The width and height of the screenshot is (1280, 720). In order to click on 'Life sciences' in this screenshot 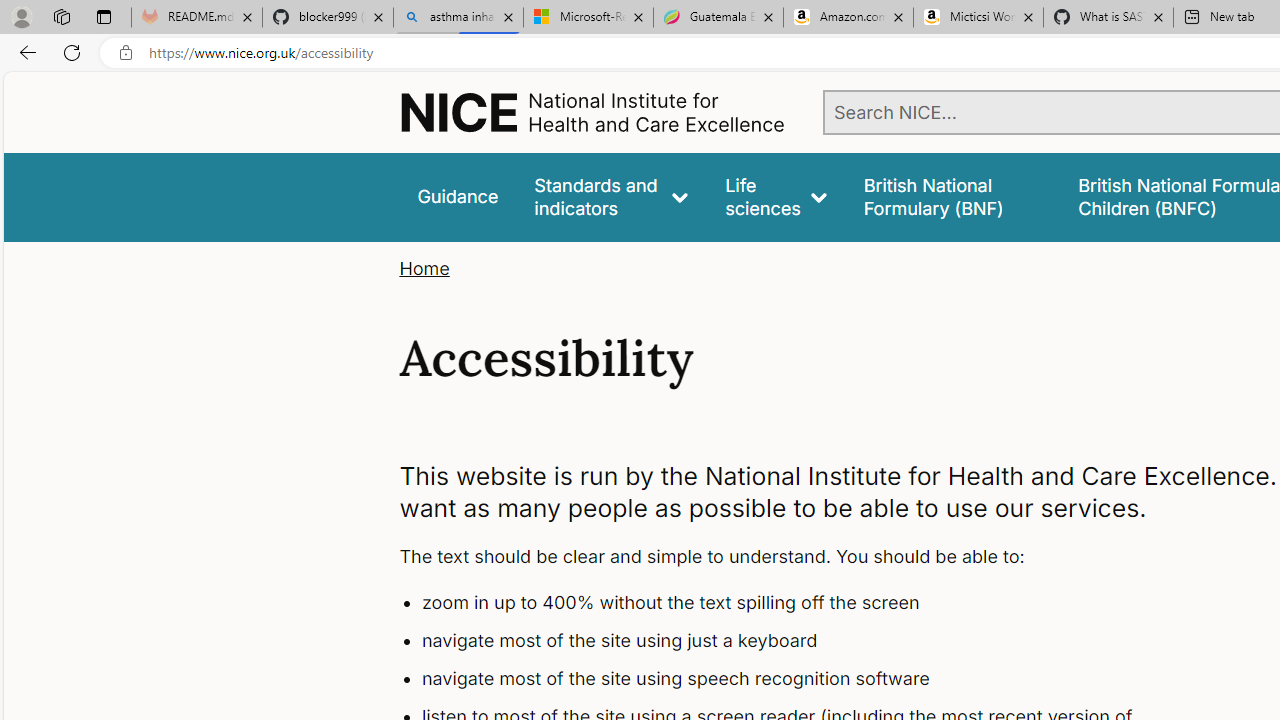, I will do `click(775, 197)`.